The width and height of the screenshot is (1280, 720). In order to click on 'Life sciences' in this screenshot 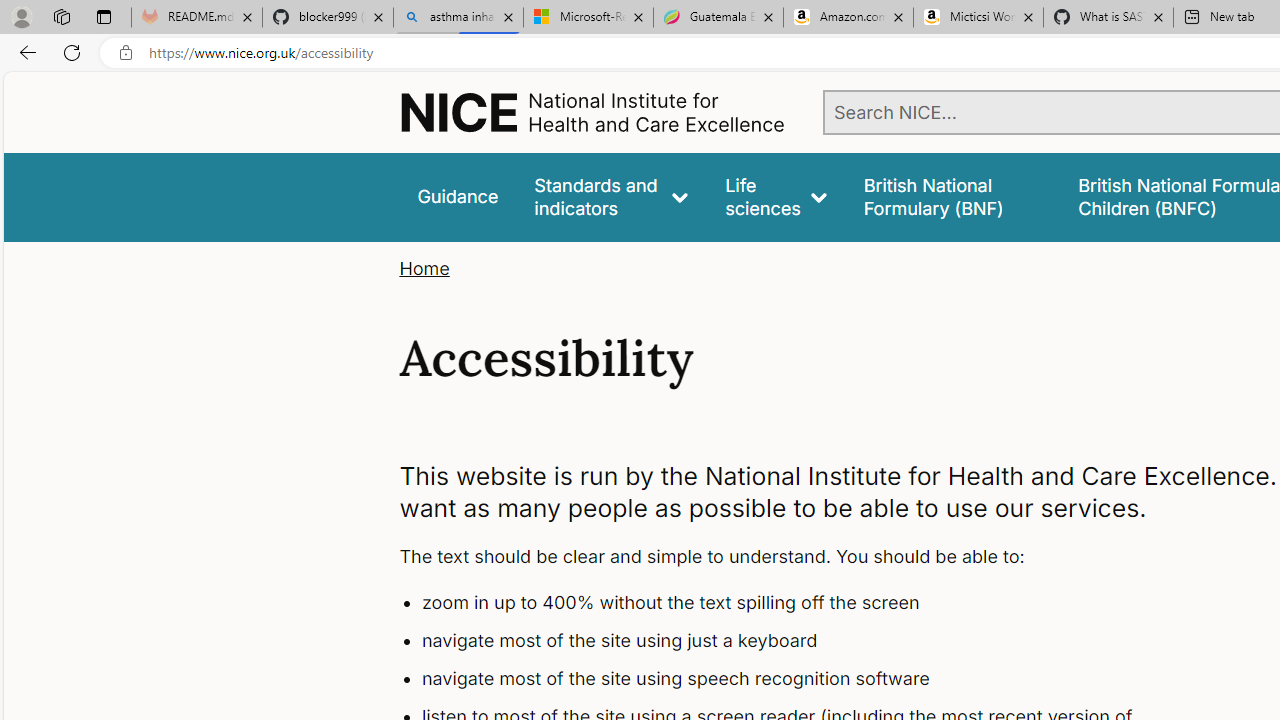, I will do `click(775, 197)`.